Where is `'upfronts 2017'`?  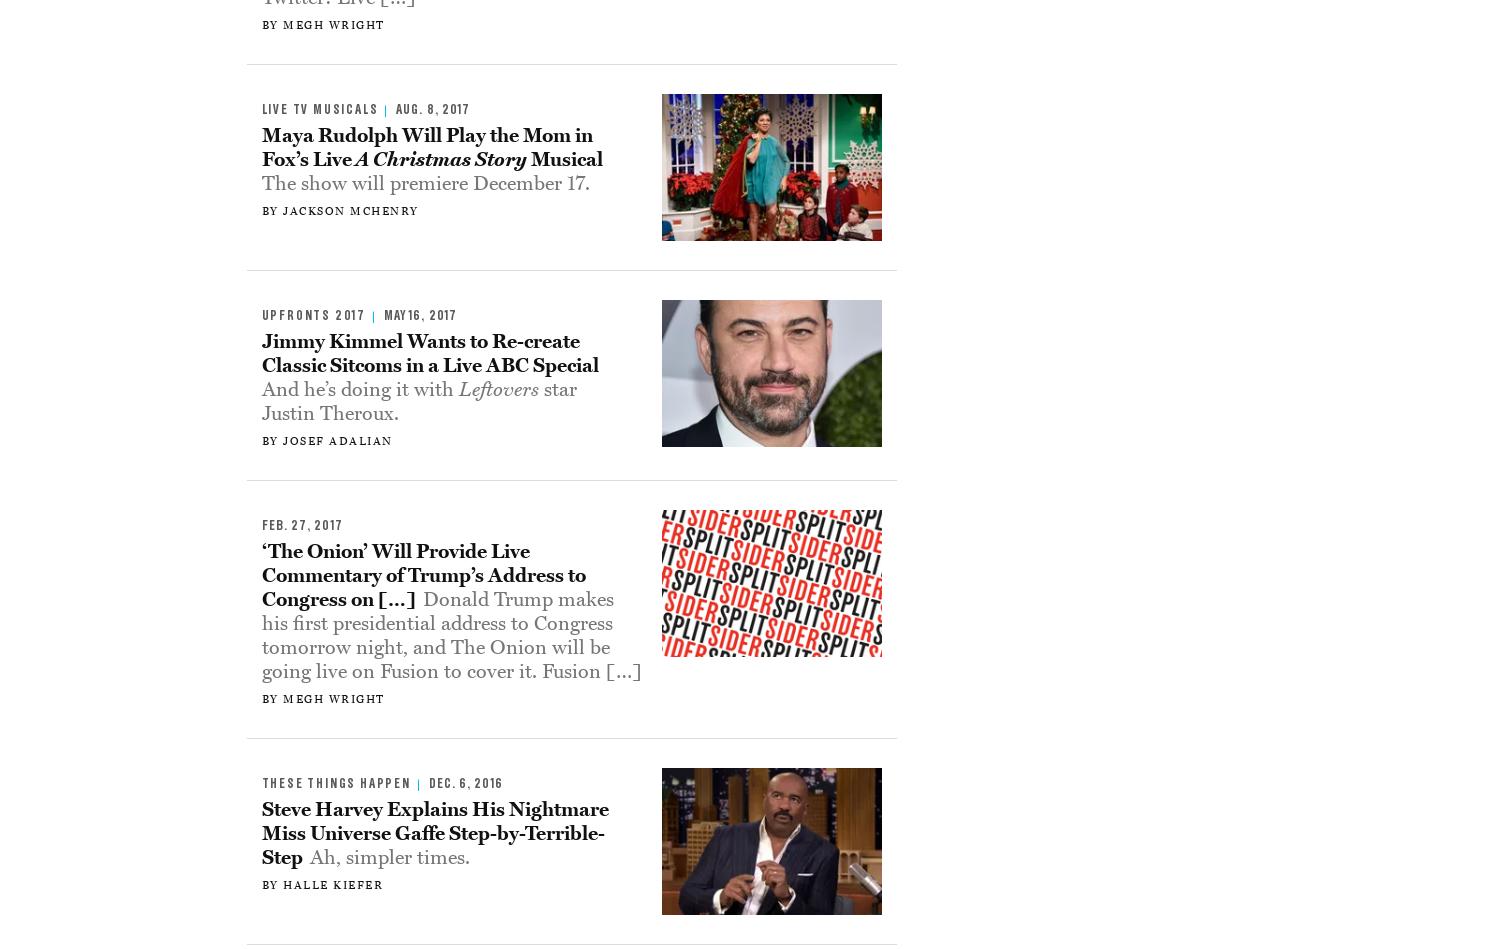 'upfronts 2017' is located at coordinates (312, 314).